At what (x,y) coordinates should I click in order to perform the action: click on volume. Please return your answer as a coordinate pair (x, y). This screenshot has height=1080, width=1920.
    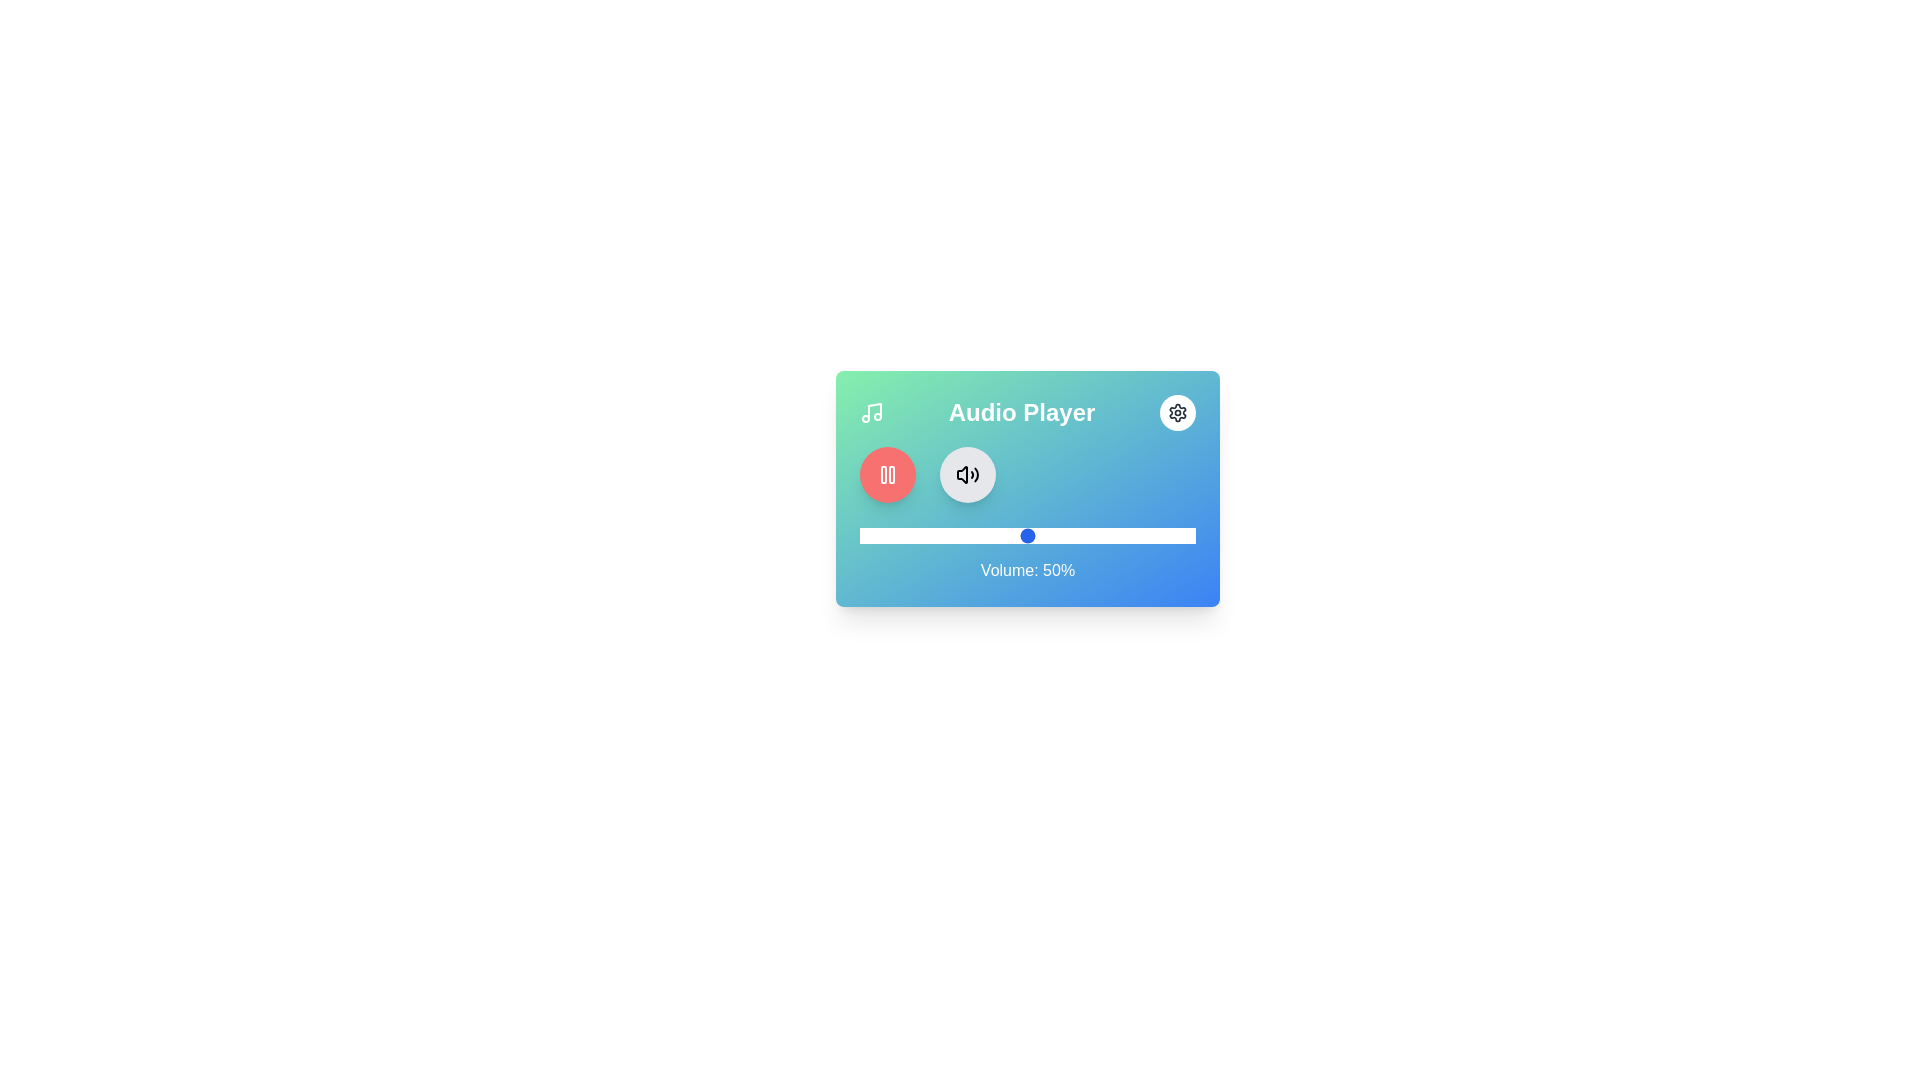
    Looking at the image, I should click on (1185, 535).